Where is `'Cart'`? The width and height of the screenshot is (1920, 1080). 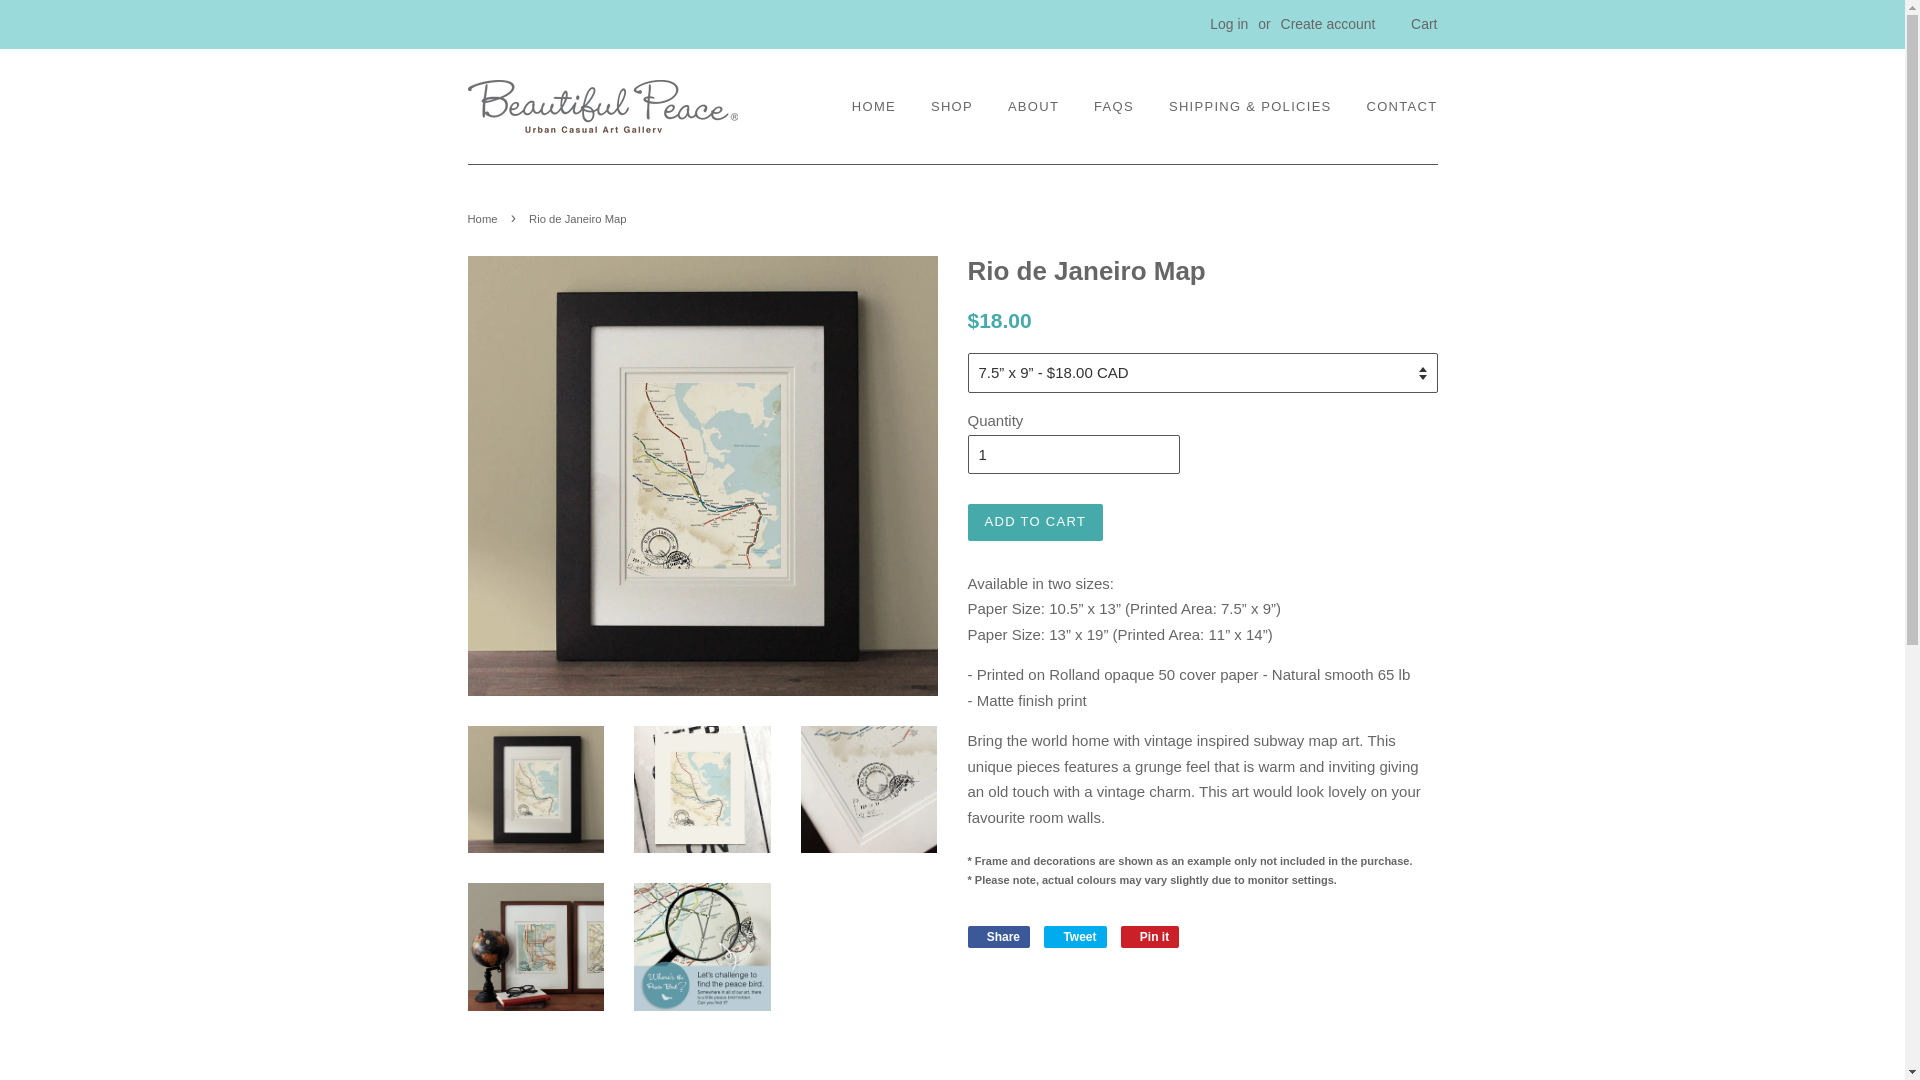 'Cart' is located at coordinates (1423, 24).